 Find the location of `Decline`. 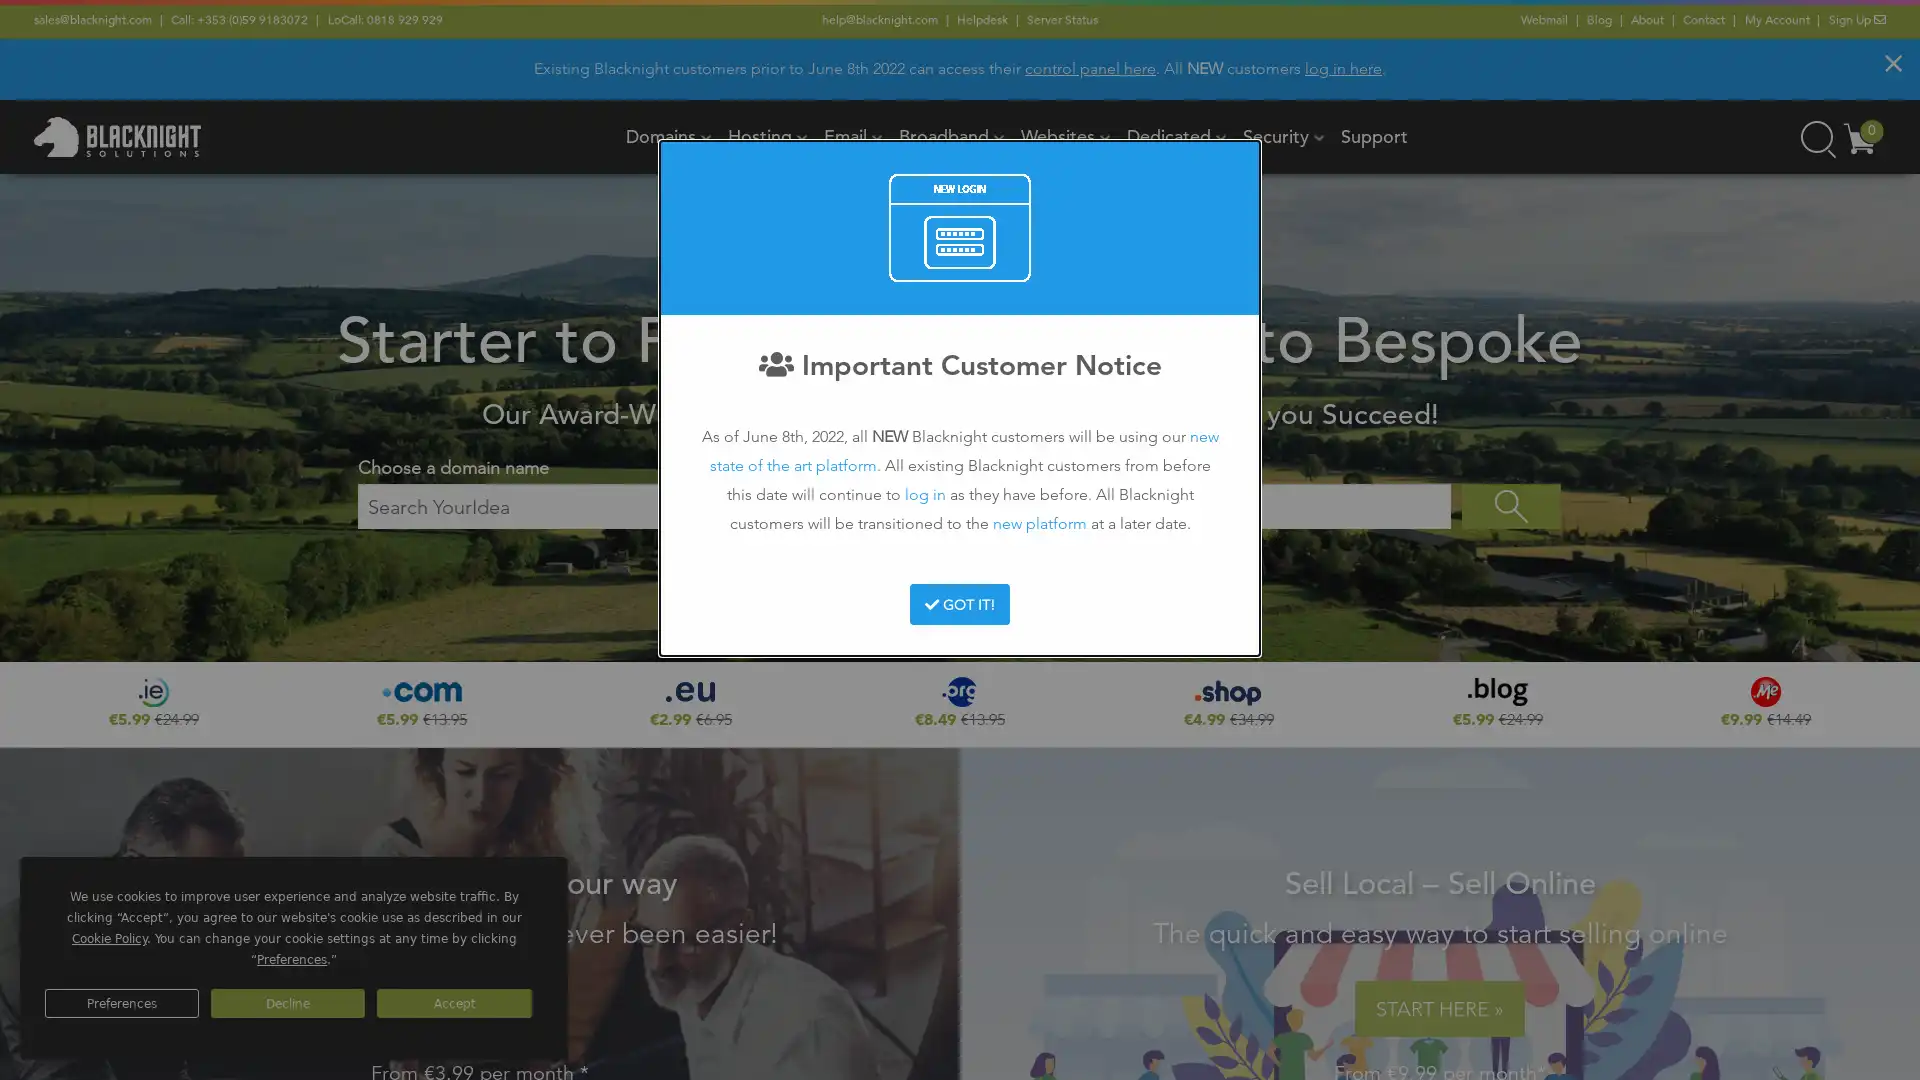

Decline is located at coordinates (287, 1003).